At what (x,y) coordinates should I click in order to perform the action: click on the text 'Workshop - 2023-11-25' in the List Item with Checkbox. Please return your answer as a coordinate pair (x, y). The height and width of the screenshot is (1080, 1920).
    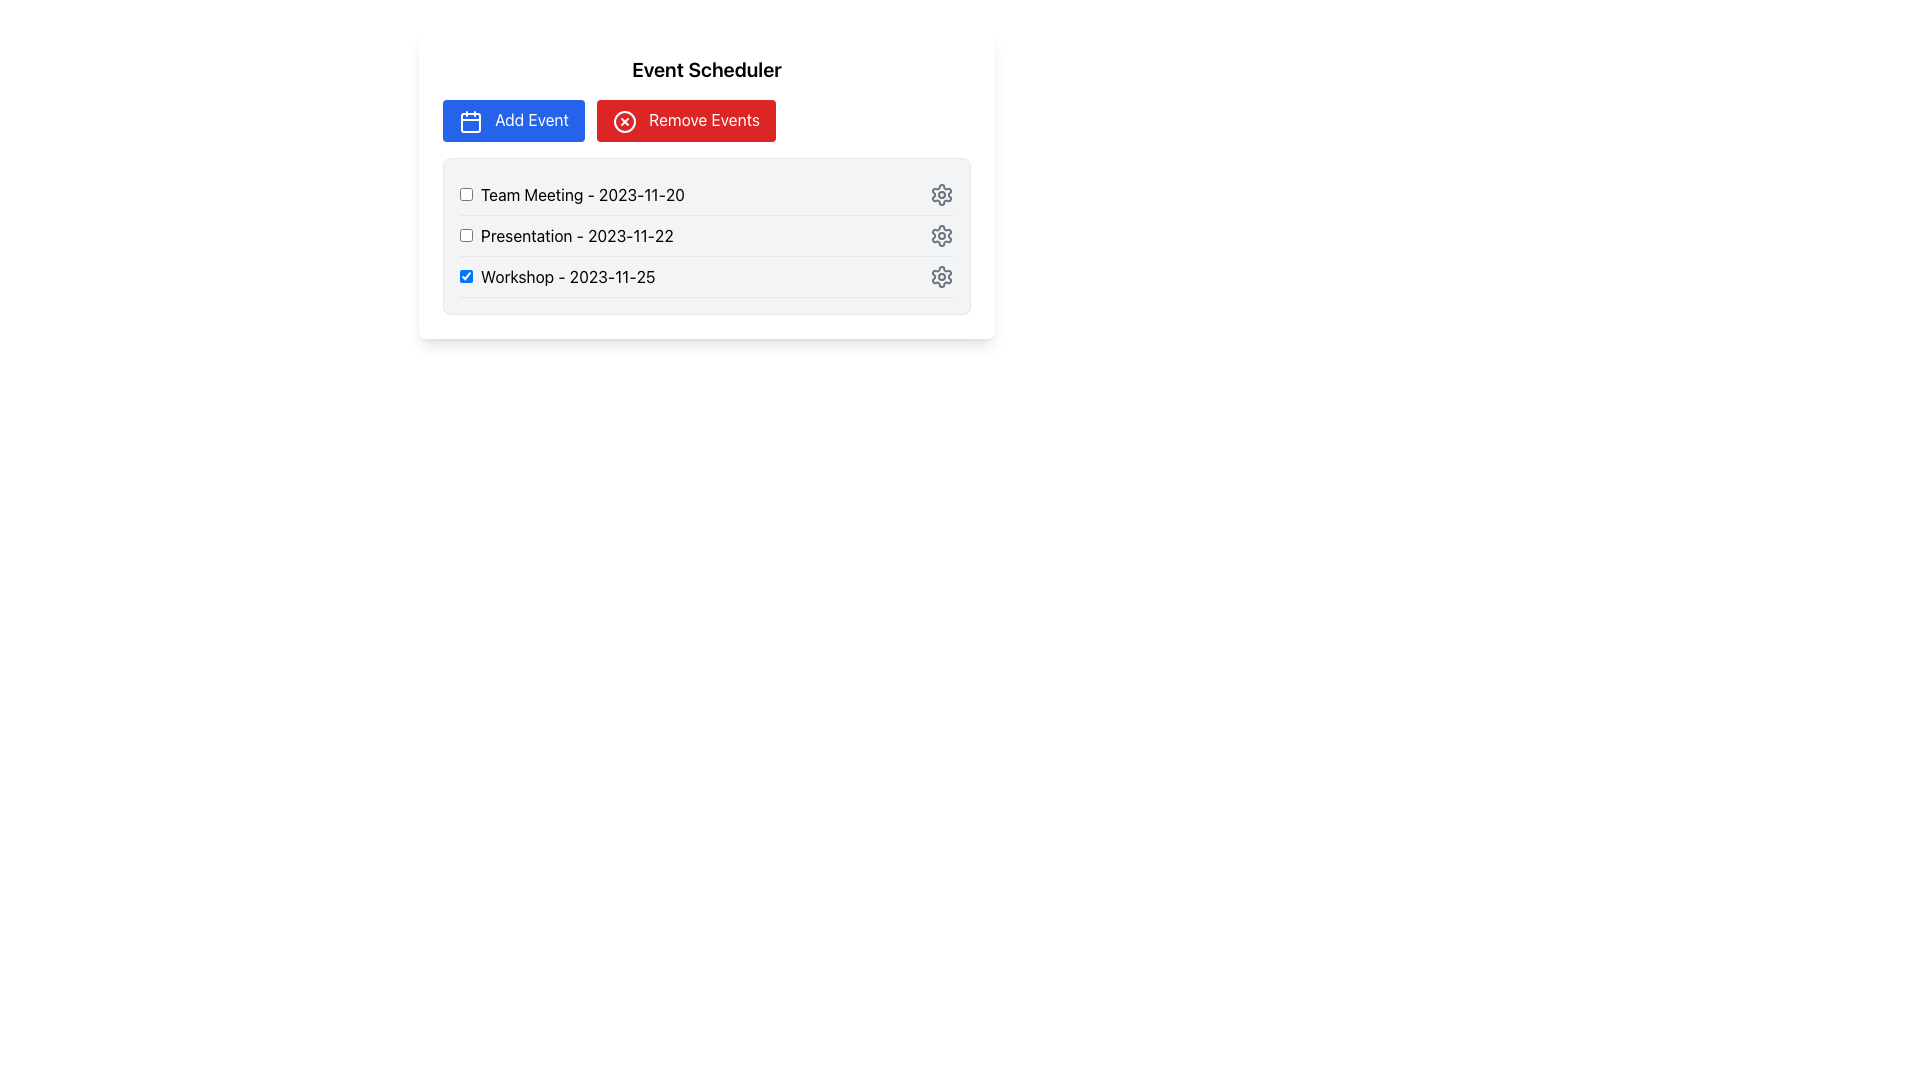
    Looking at the image, I should click on (557, 276).